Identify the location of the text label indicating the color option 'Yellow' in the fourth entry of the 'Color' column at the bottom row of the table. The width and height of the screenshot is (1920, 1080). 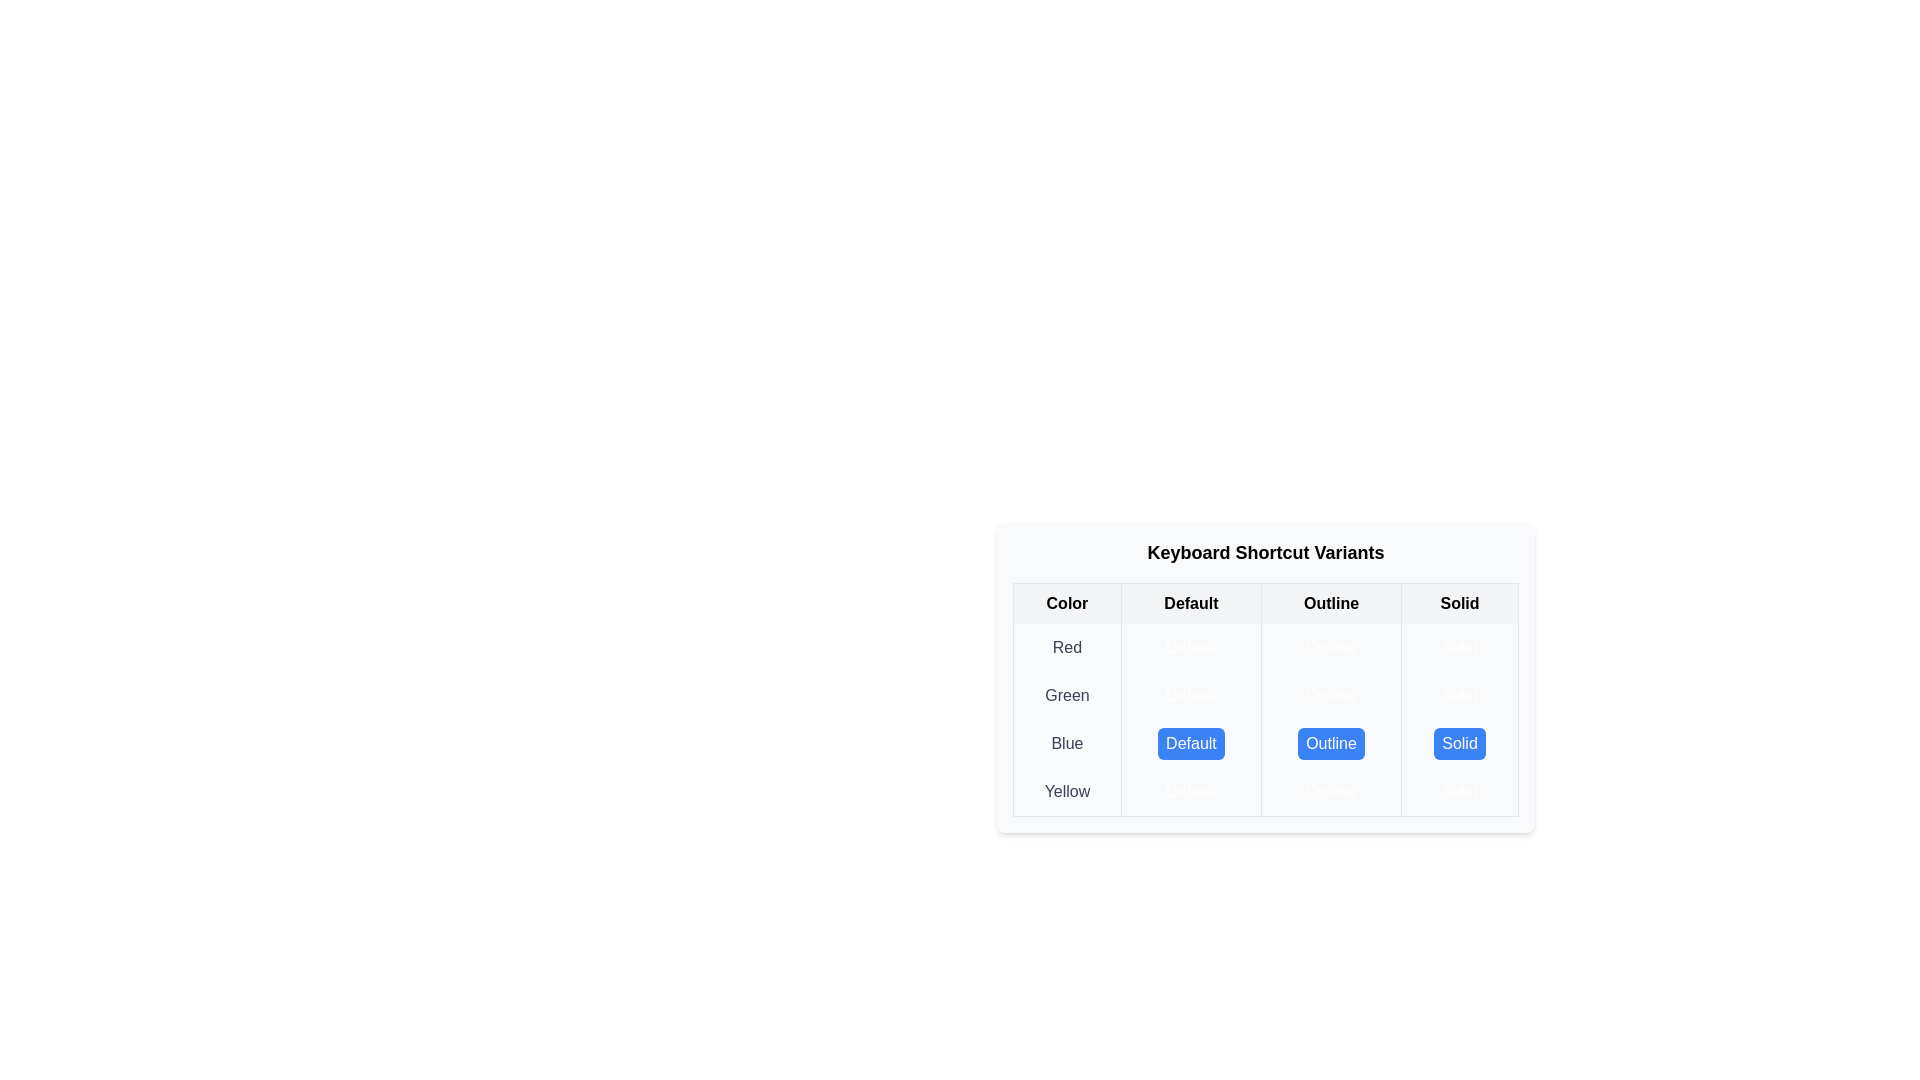
(1066, 791).